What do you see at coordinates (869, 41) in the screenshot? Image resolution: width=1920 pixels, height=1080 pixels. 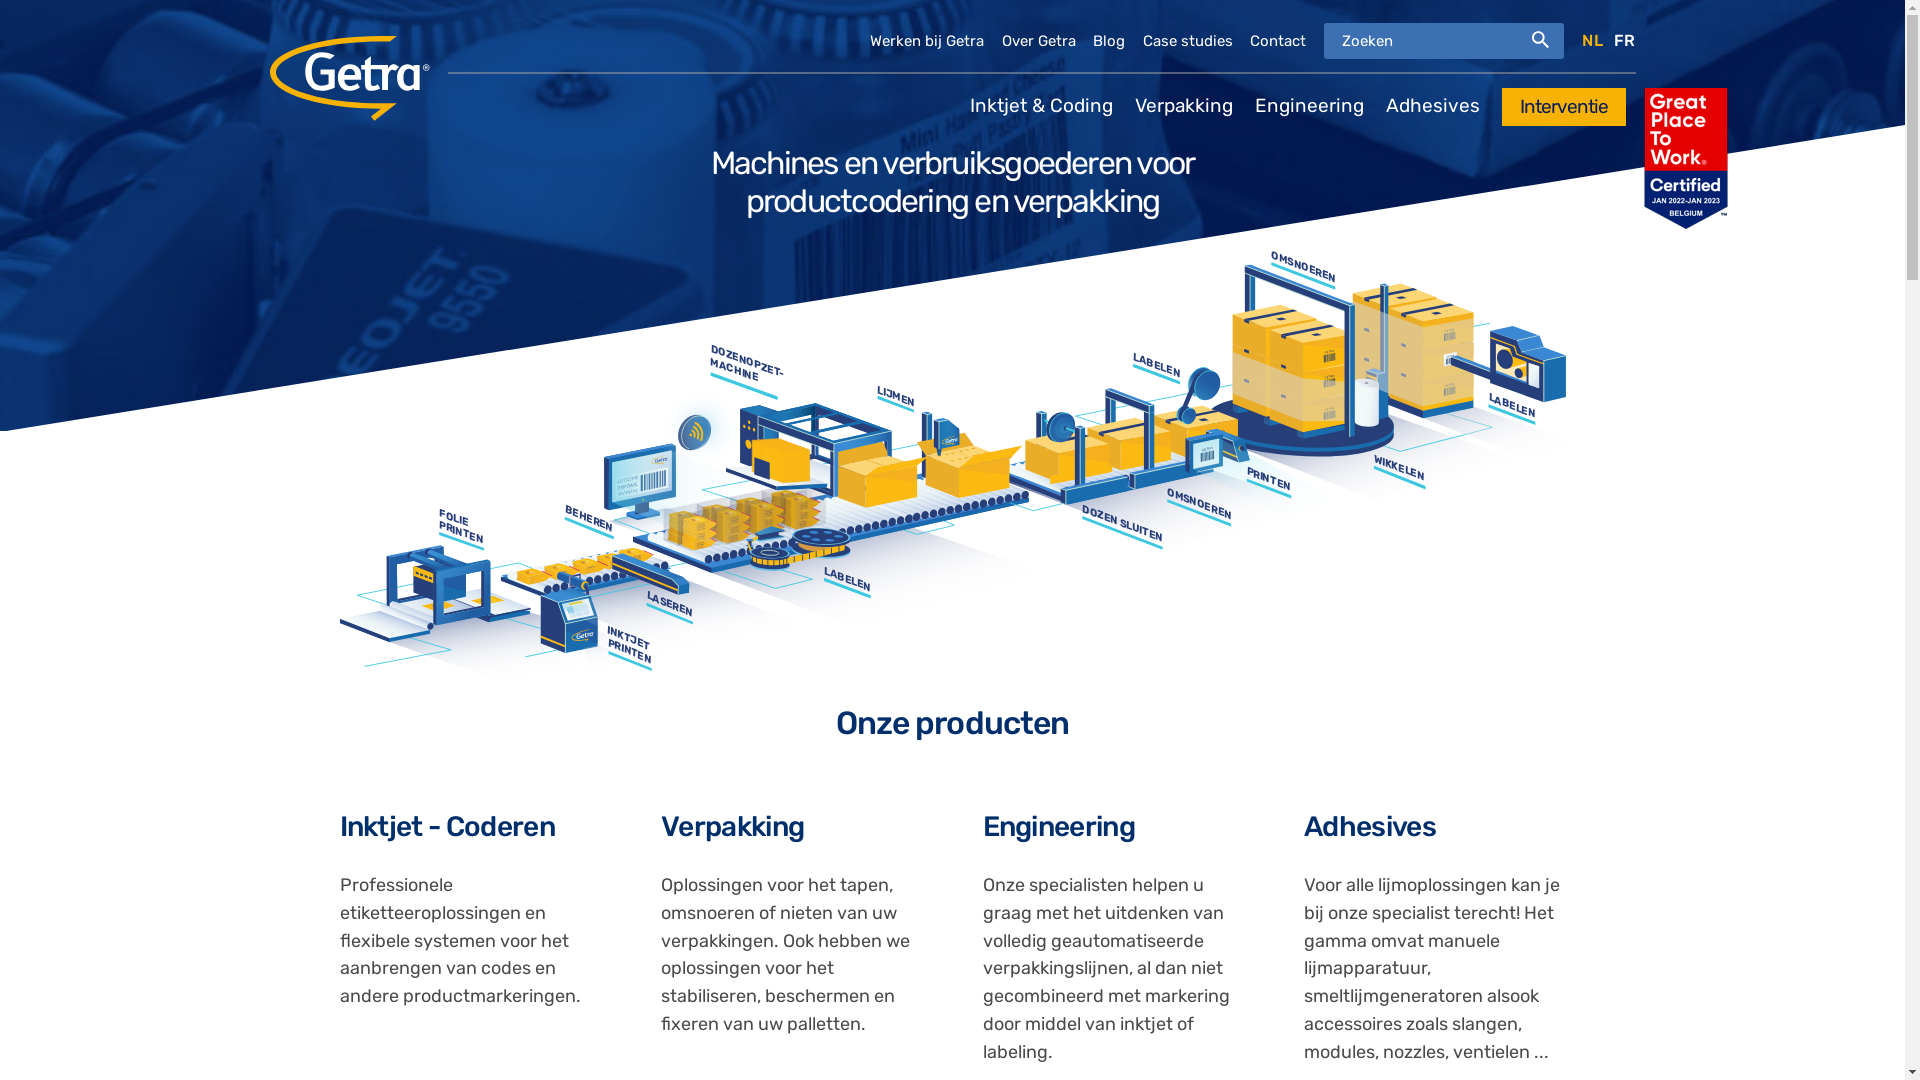 I see `'Werken bij Getra'` at bounding box center [869, 41].